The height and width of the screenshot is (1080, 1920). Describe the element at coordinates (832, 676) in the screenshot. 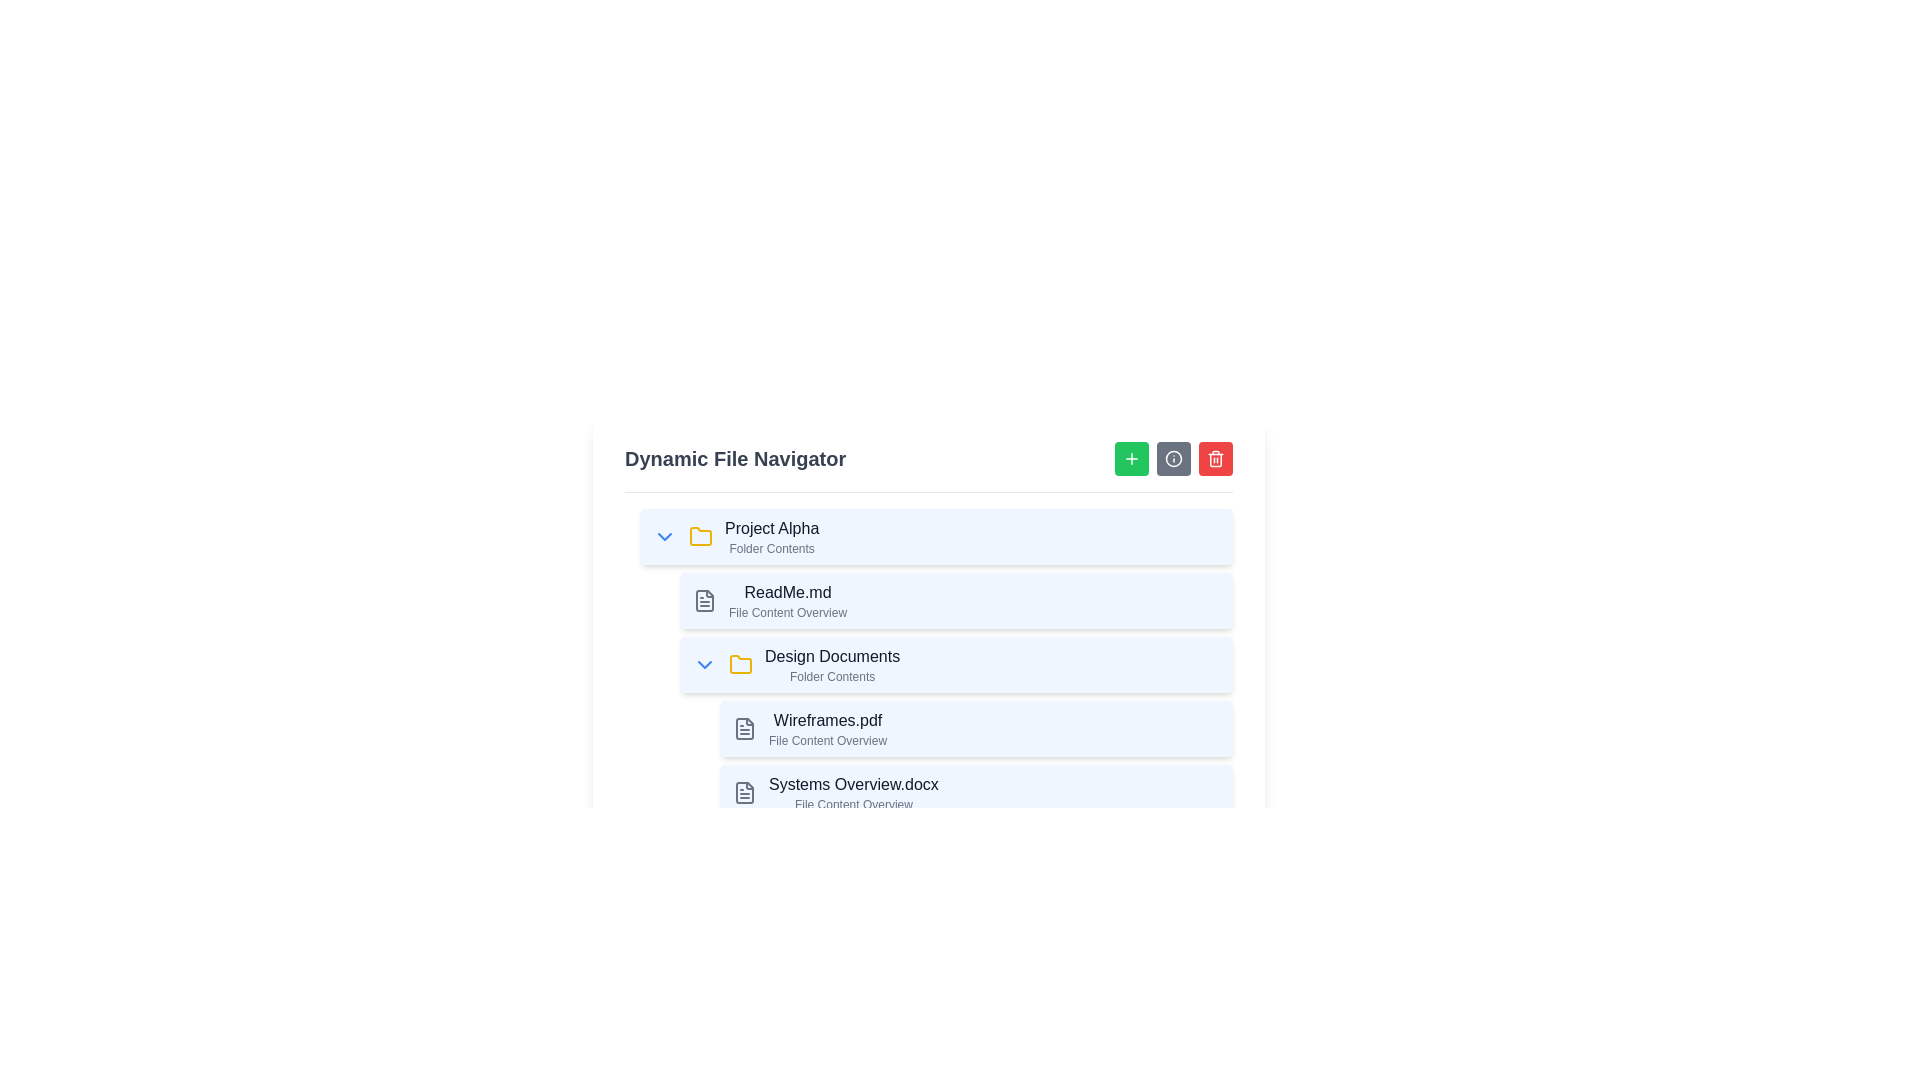

I see `descriptive text label located directly below the 'Design Documents' text in the file navigation interface` at that location.